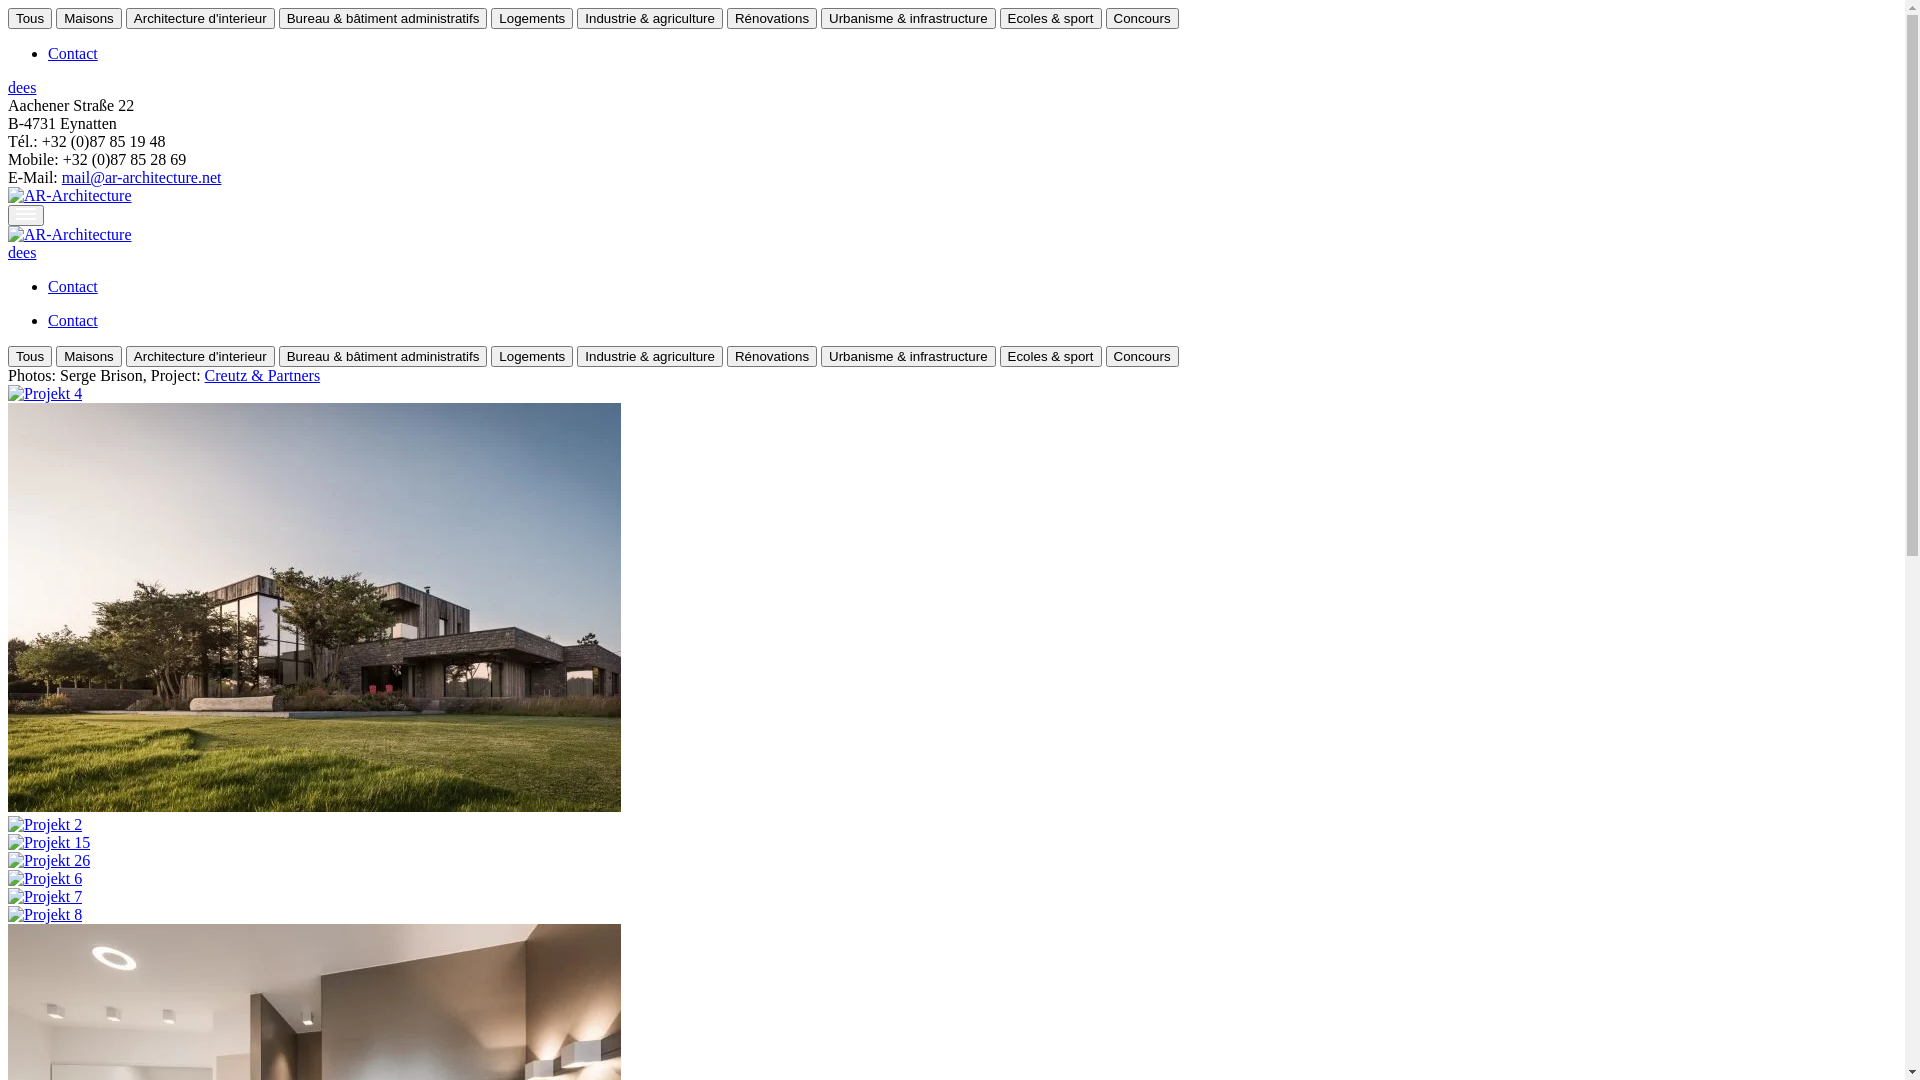 Image resolution: width=1920 pixels, height=1080 pixels. I want to click on 'Architecture d'interieur', so click(124, 18).